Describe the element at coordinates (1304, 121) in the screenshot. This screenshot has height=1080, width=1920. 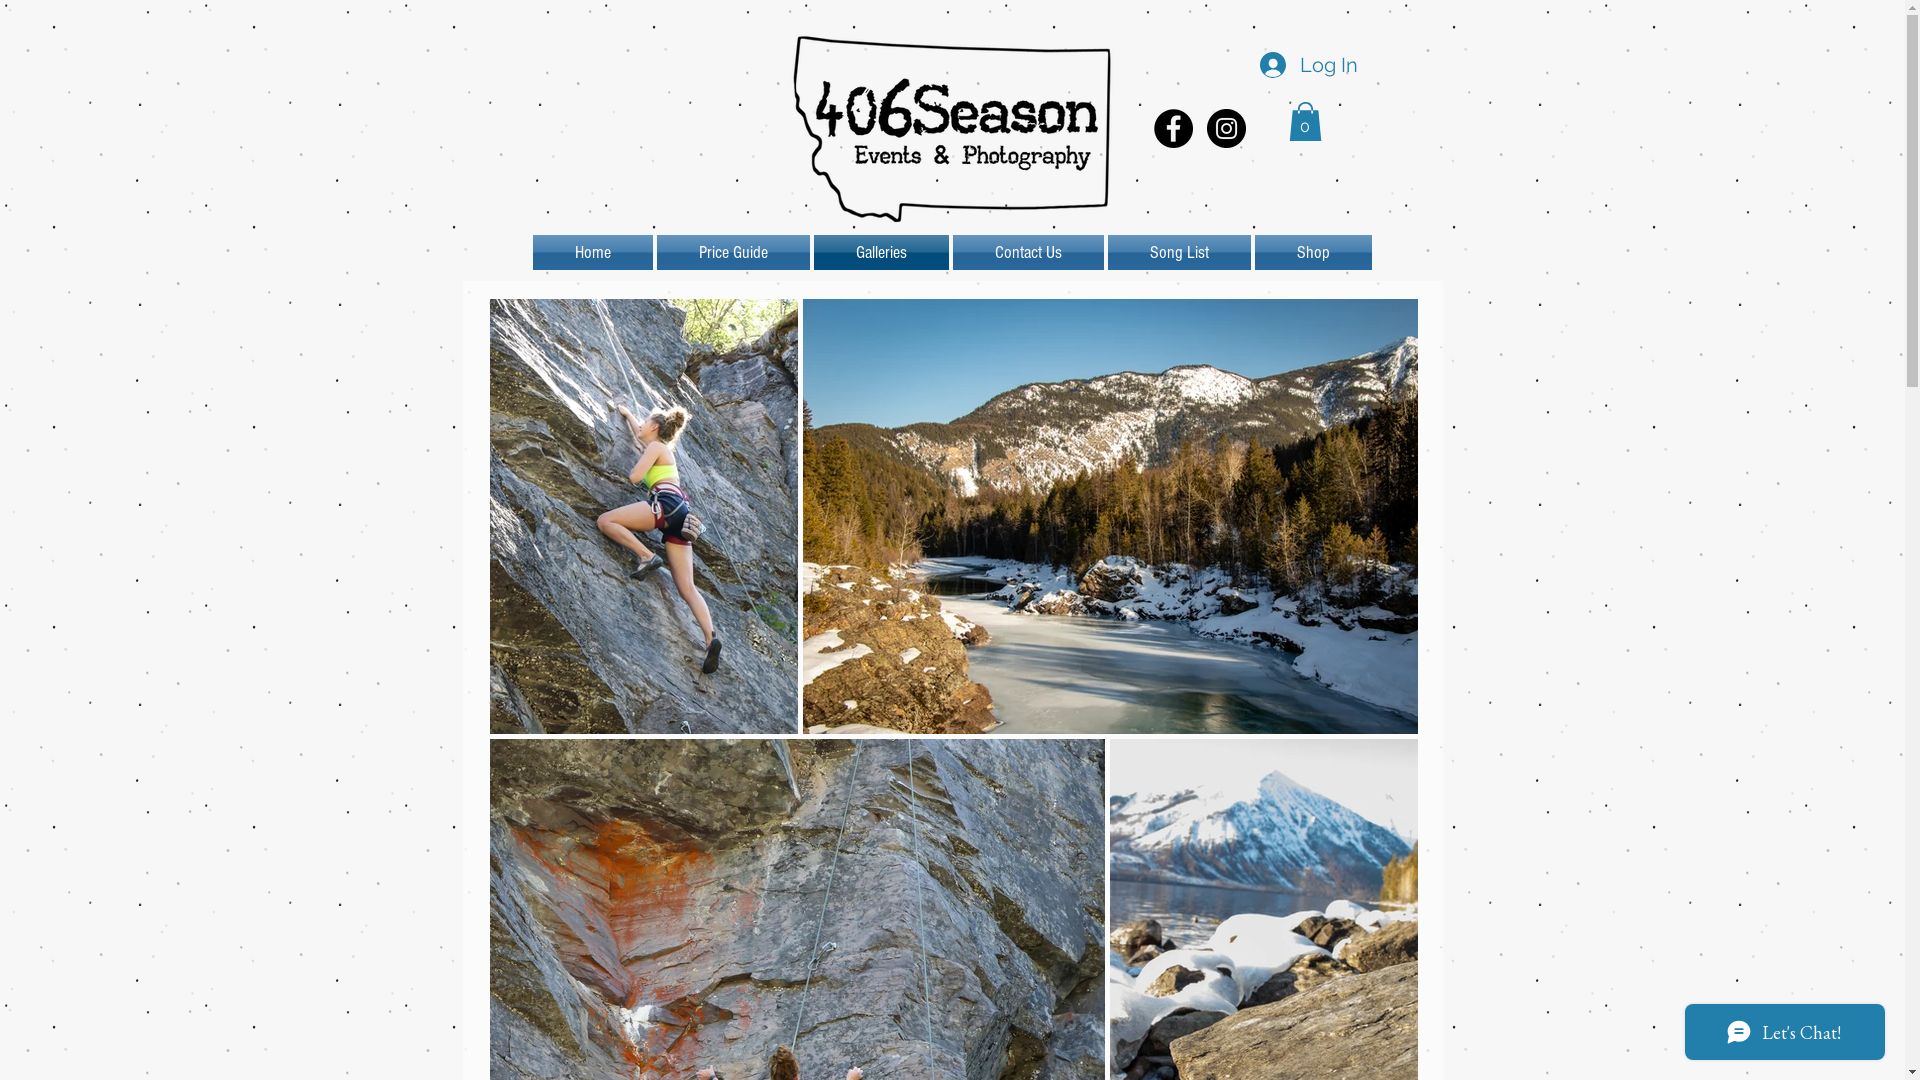
I see `'0'` at that location.